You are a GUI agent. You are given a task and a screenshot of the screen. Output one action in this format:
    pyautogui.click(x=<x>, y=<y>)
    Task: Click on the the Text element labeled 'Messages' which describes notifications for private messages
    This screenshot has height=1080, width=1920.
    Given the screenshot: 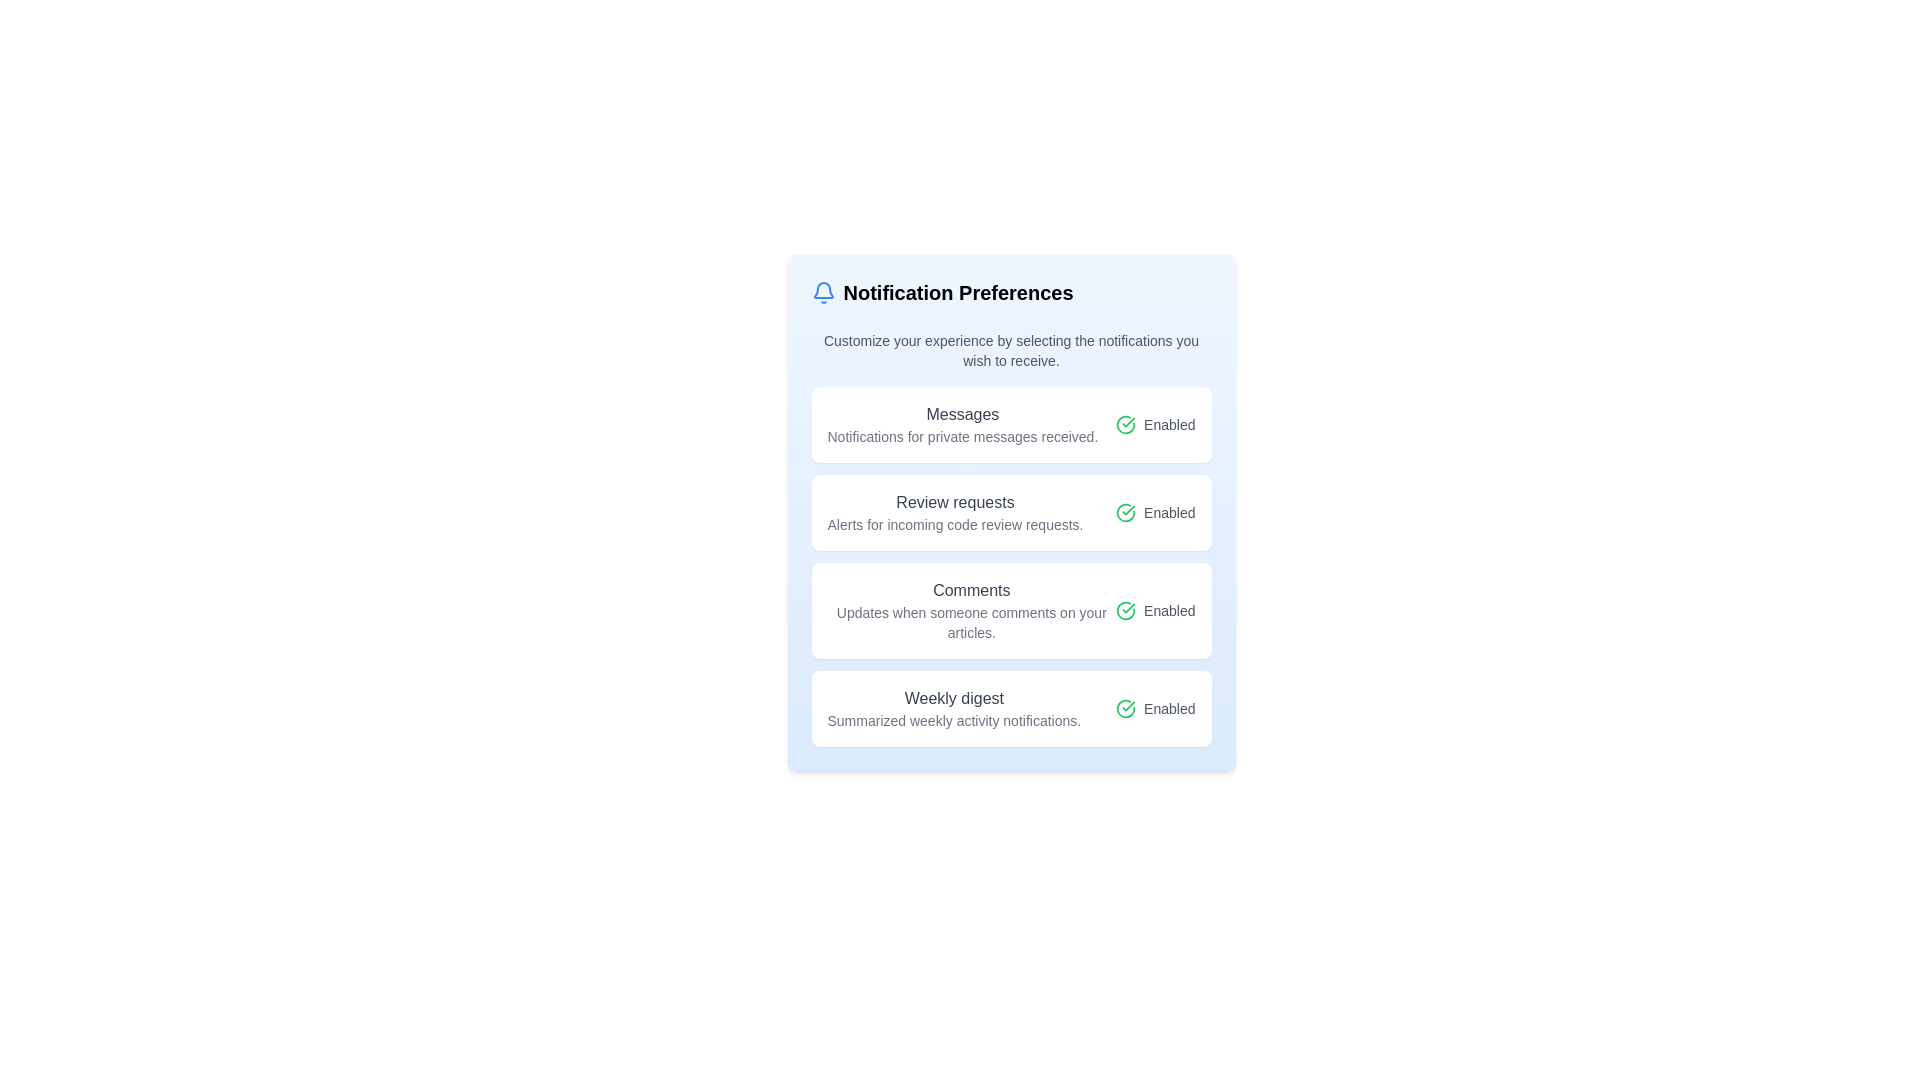 What is the action you would take?
    pyautogui.click(x=962, y=423)
    